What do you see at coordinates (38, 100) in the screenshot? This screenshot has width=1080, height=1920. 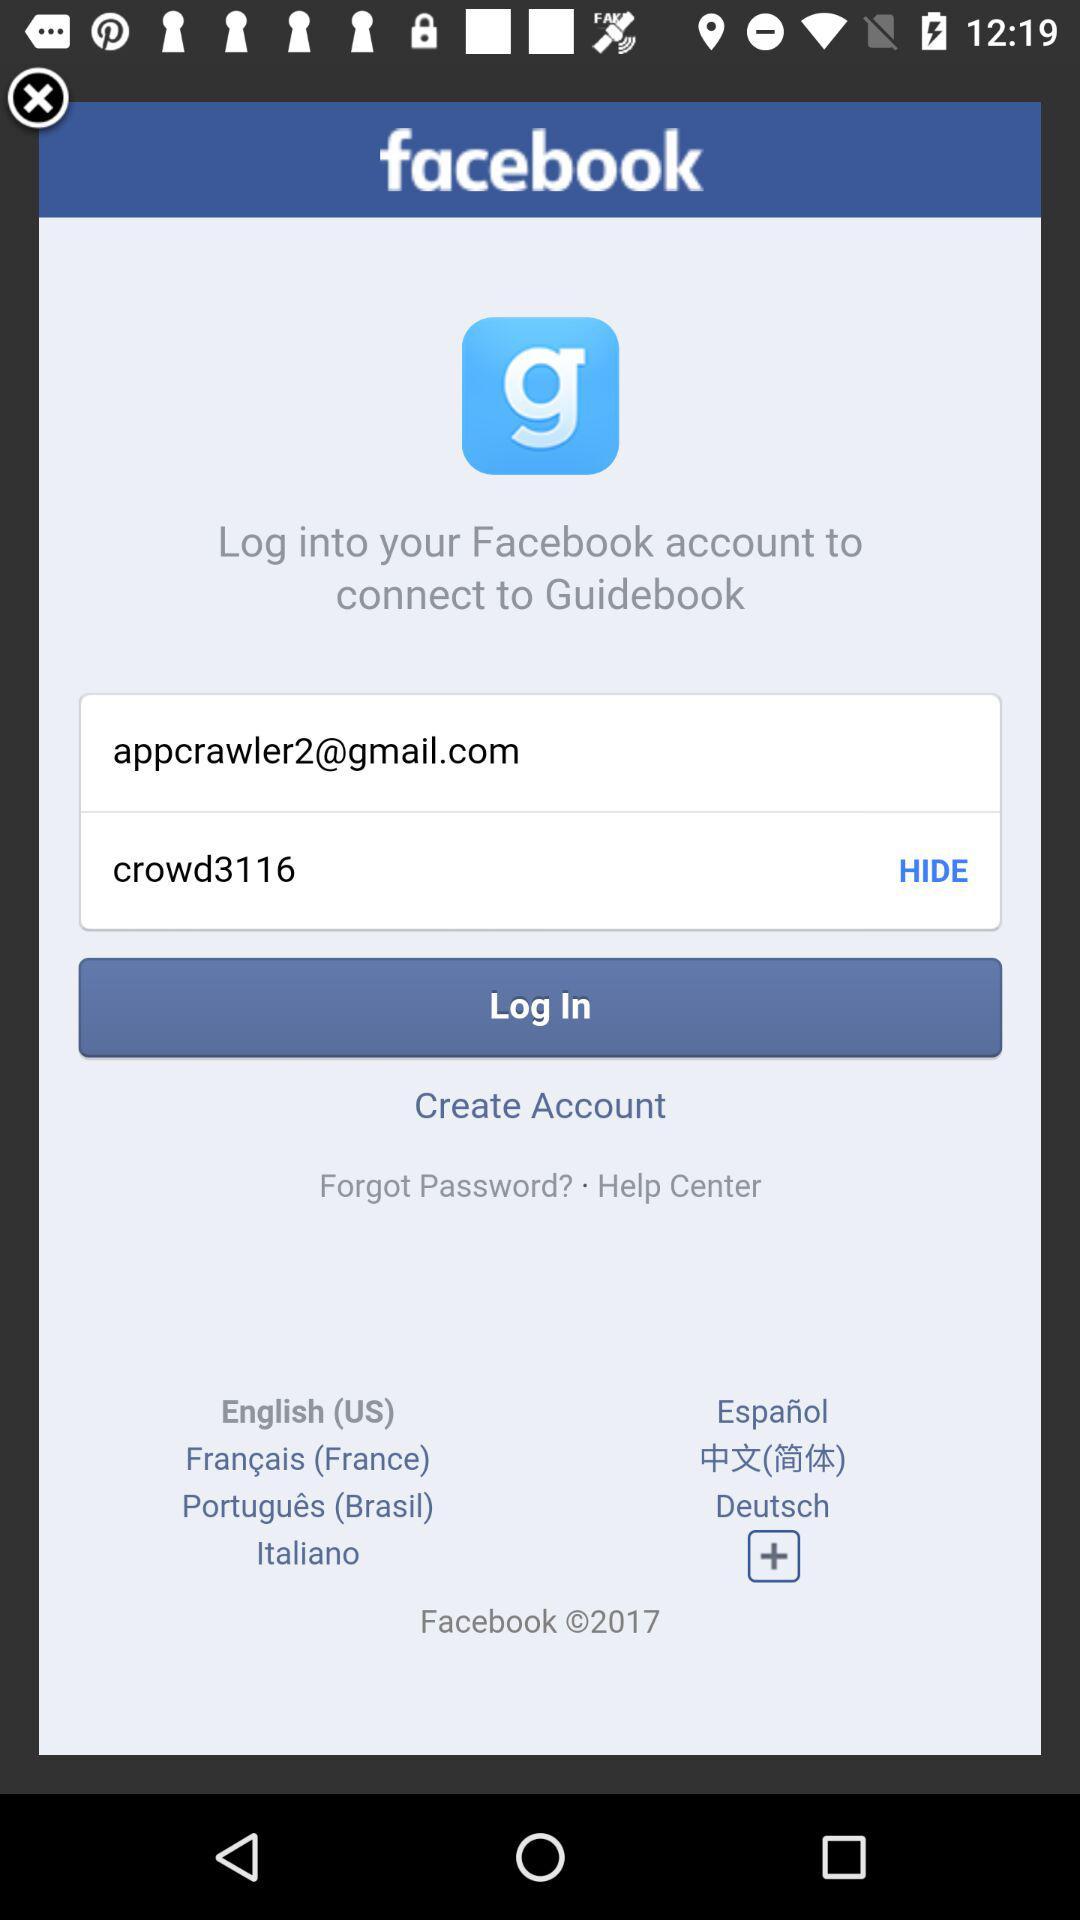 I see `window` at bounding box center [38, 100].